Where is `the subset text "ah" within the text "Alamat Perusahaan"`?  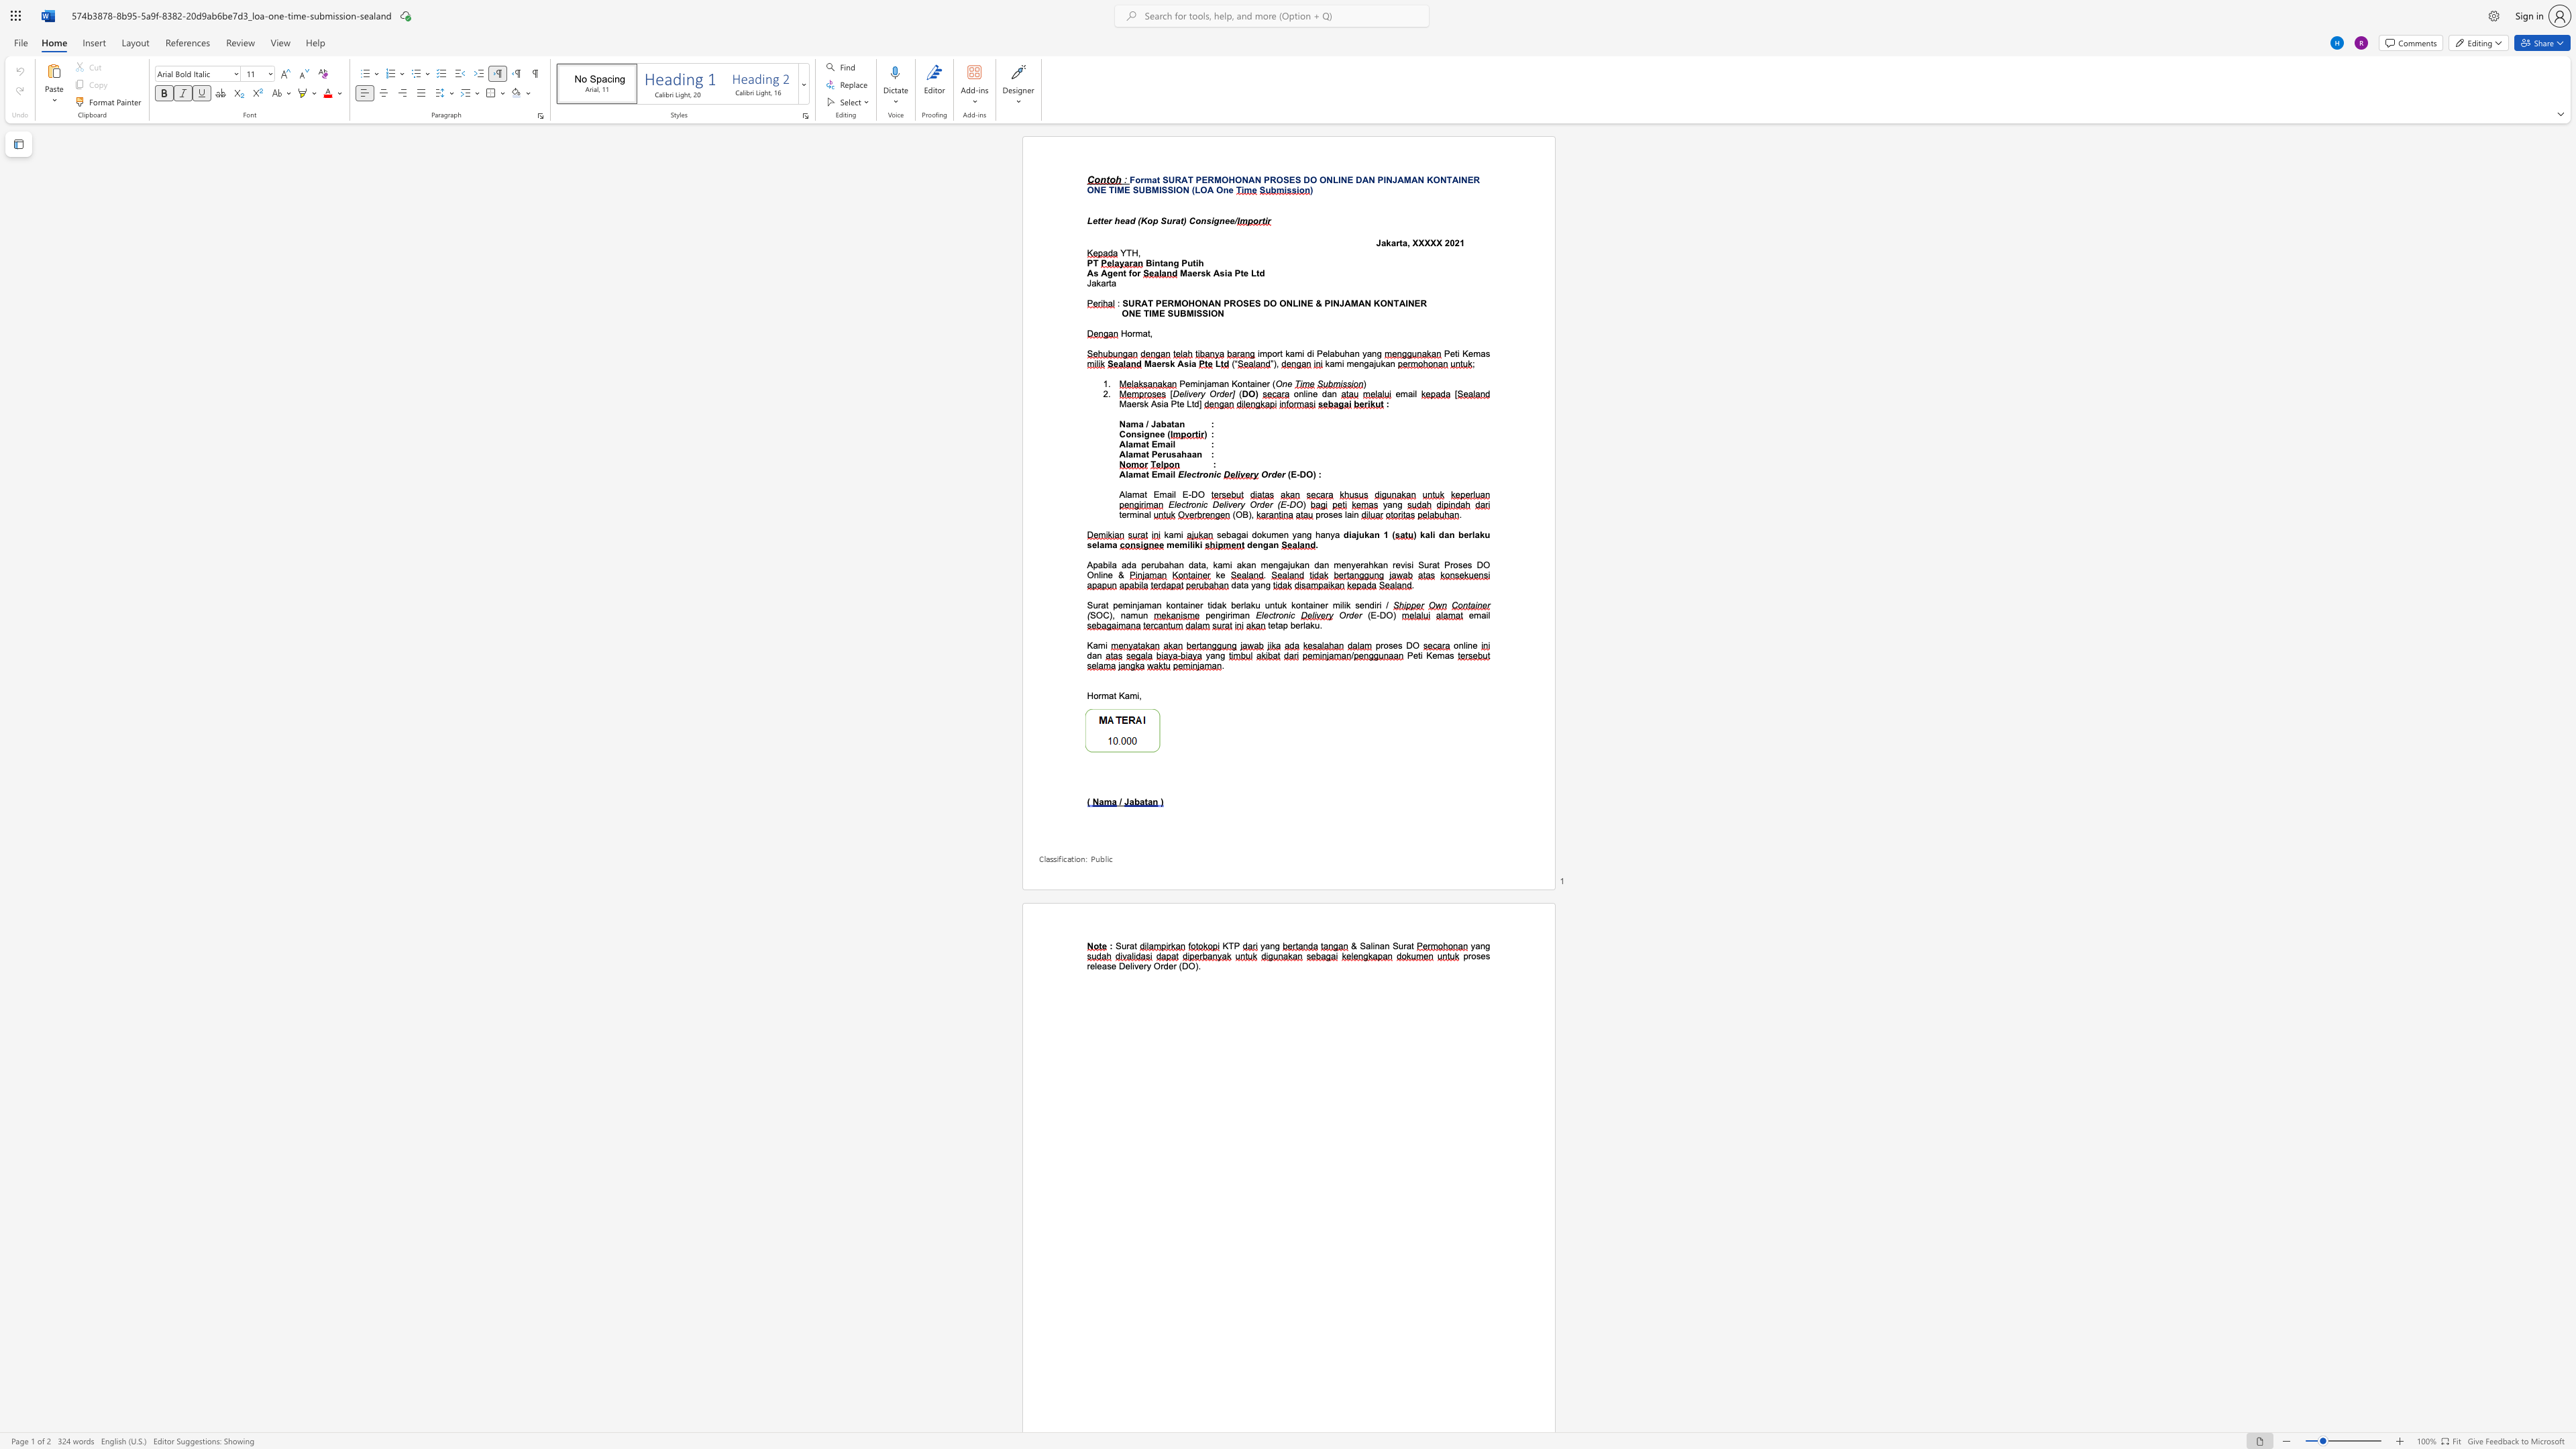
the subset text "ah" within the text "Alamat Perusahaan" is located at coordinates (1175, 453).